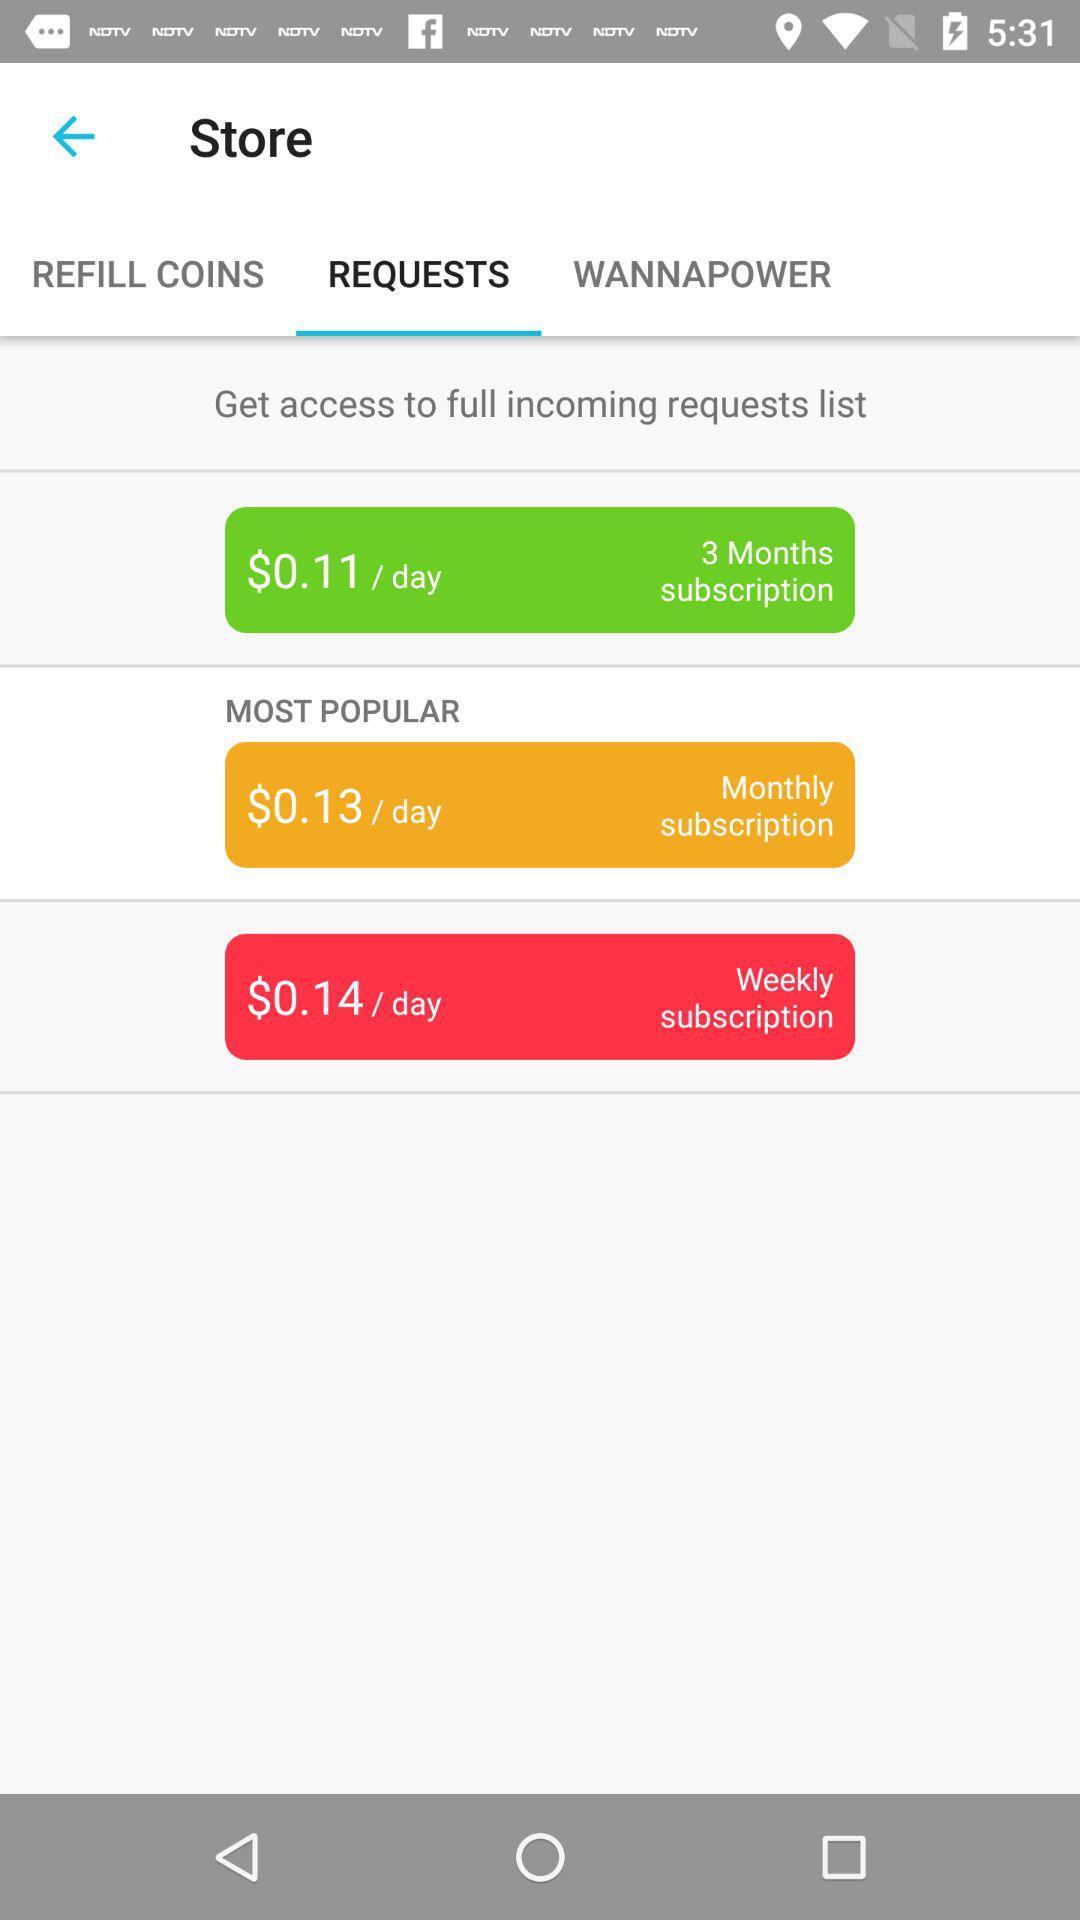  Describe the element at coordinates (540, 709) in the screenshot. I see `item below 3 months subscription icon` at that location.